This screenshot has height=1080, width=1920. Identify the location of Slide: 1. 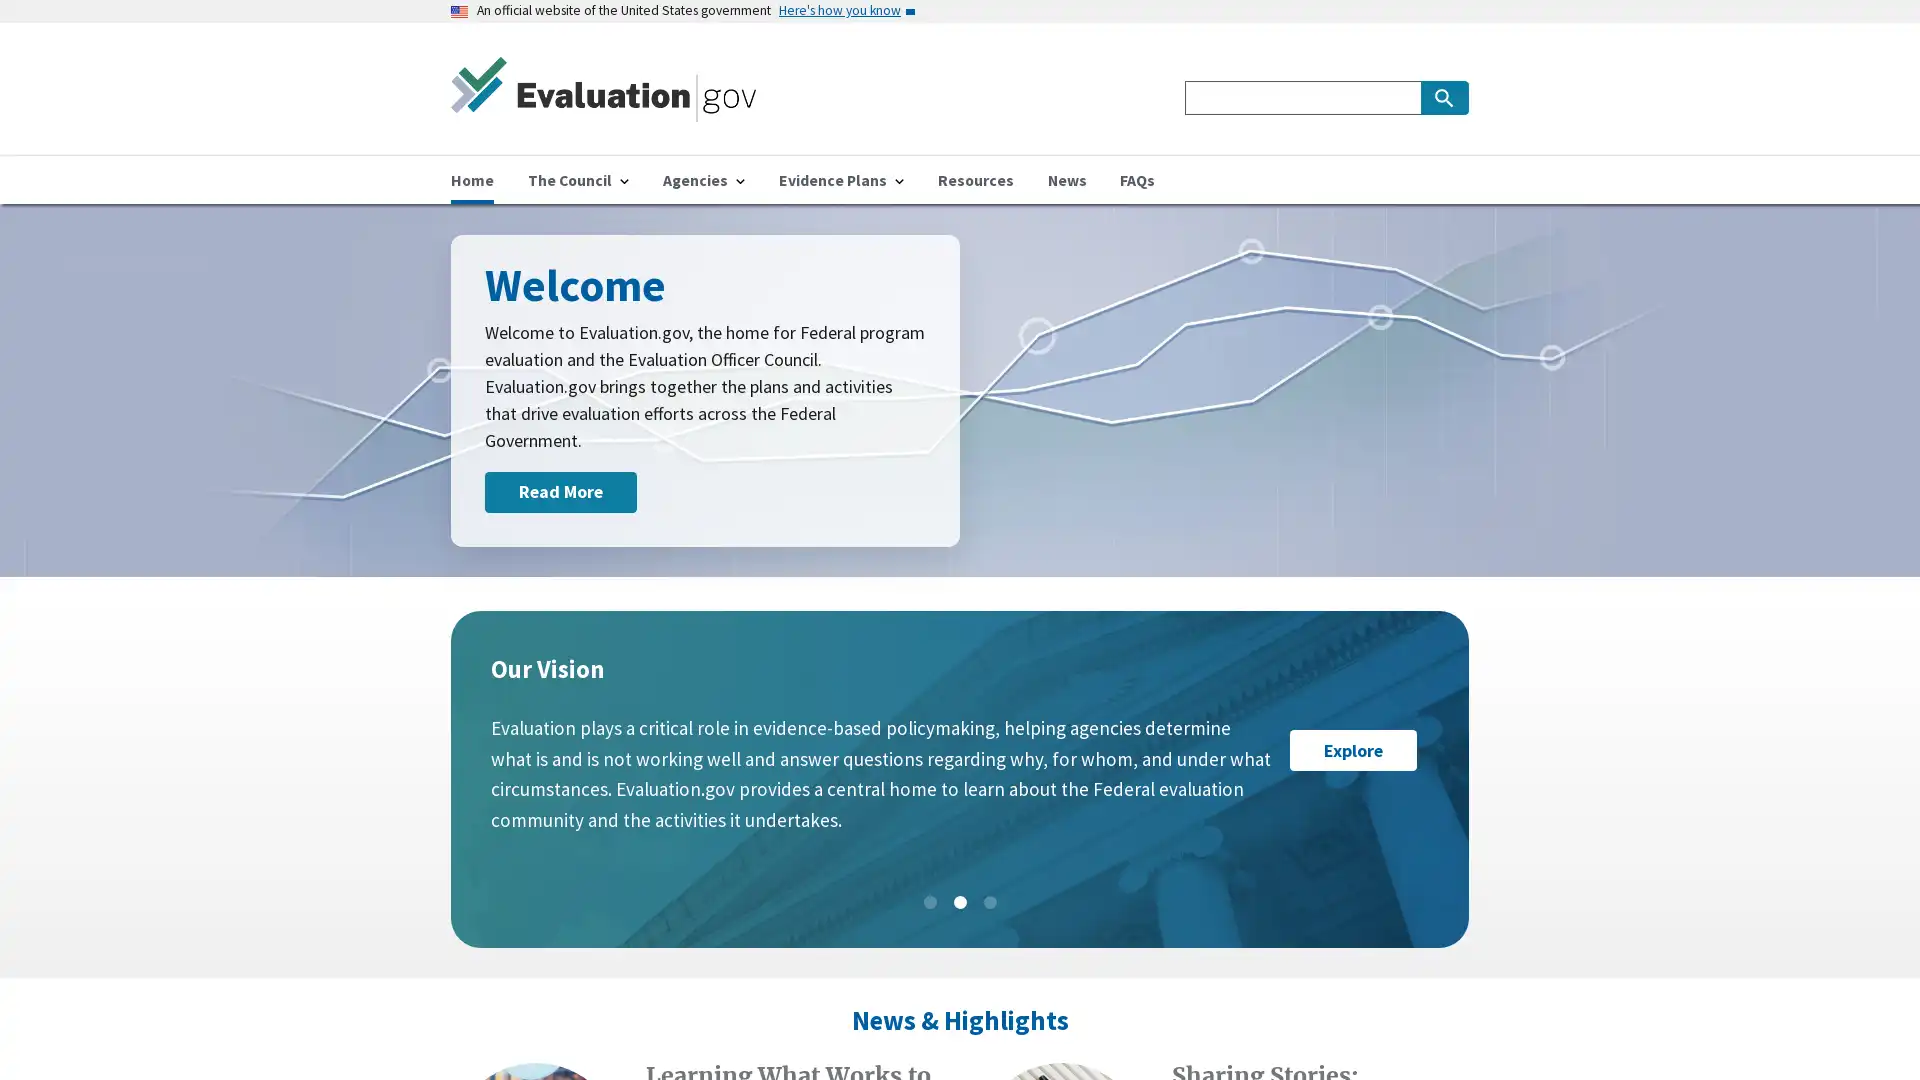
(929, 902).